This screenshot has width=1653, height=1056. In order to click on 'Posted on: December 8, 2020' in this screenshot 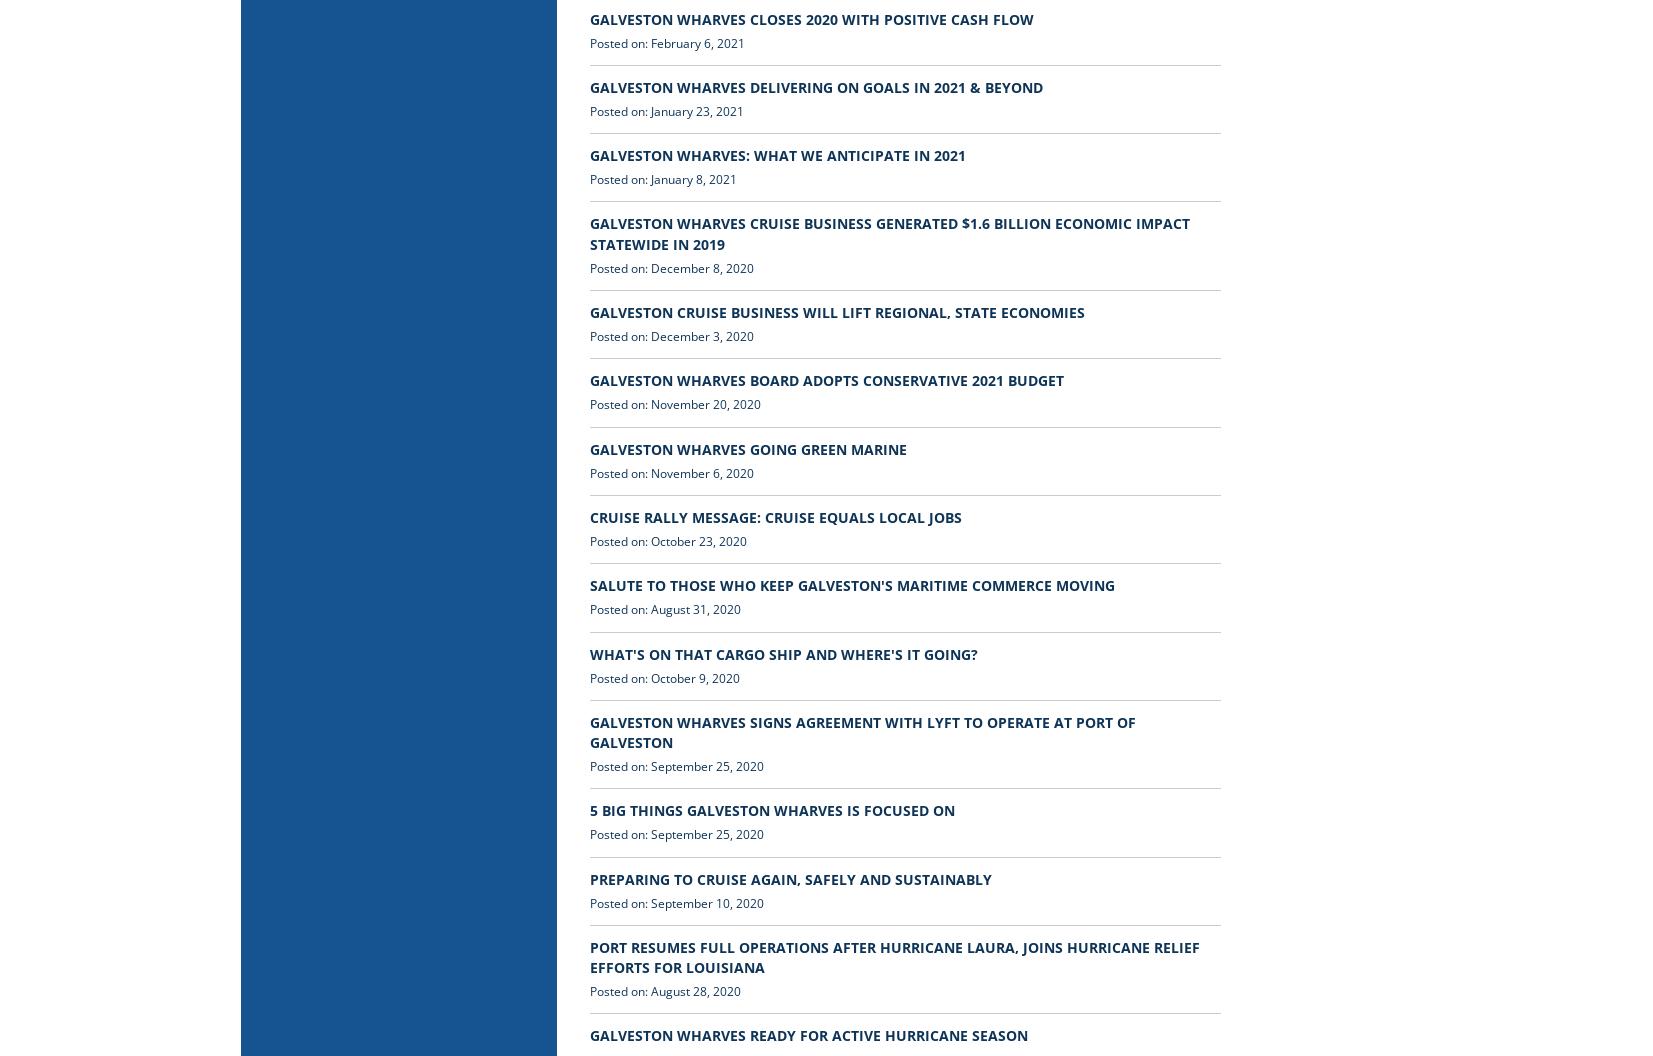, I will do `click(588, 267)`.